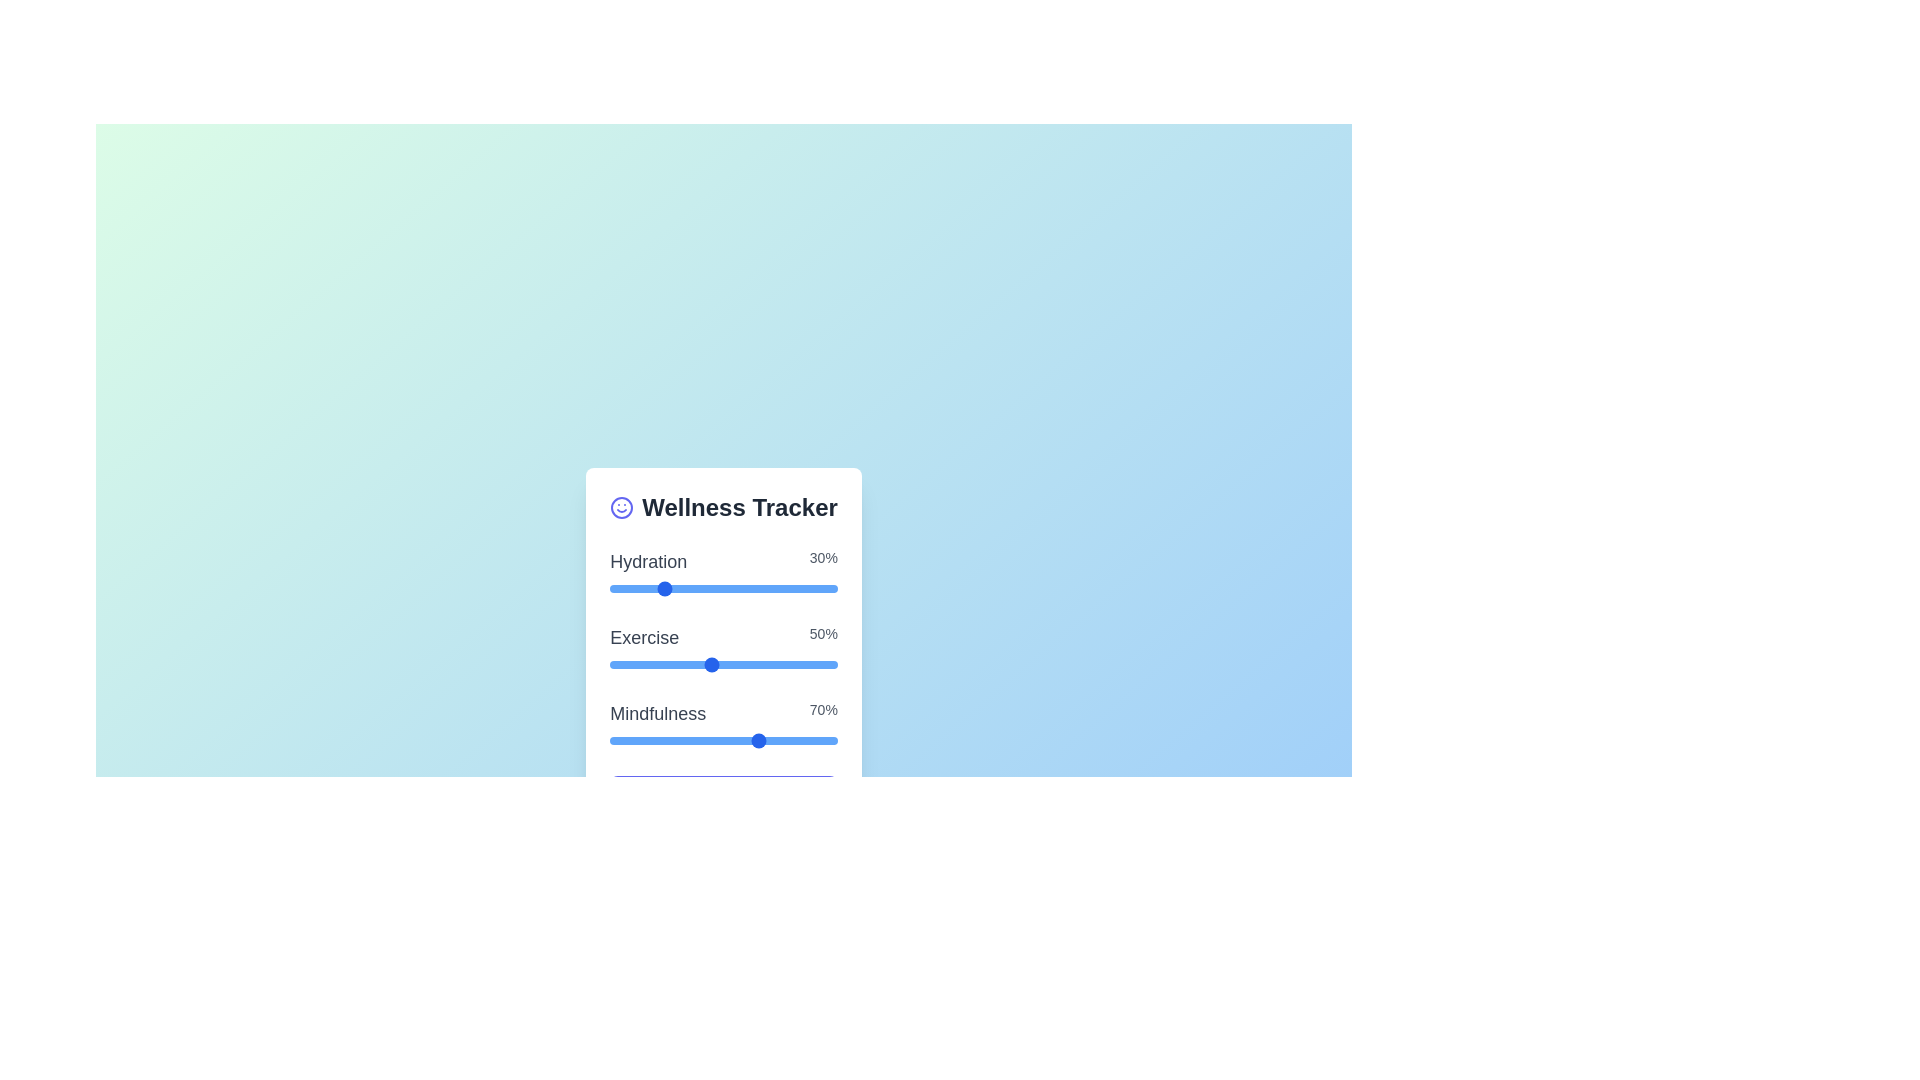 The height and width of the screenshot is (1080, 1920). Describe the element at coordinates (735, 740) in the screenshot. I see `the 'Mindfulness' slider to set its value to 6` at that location.